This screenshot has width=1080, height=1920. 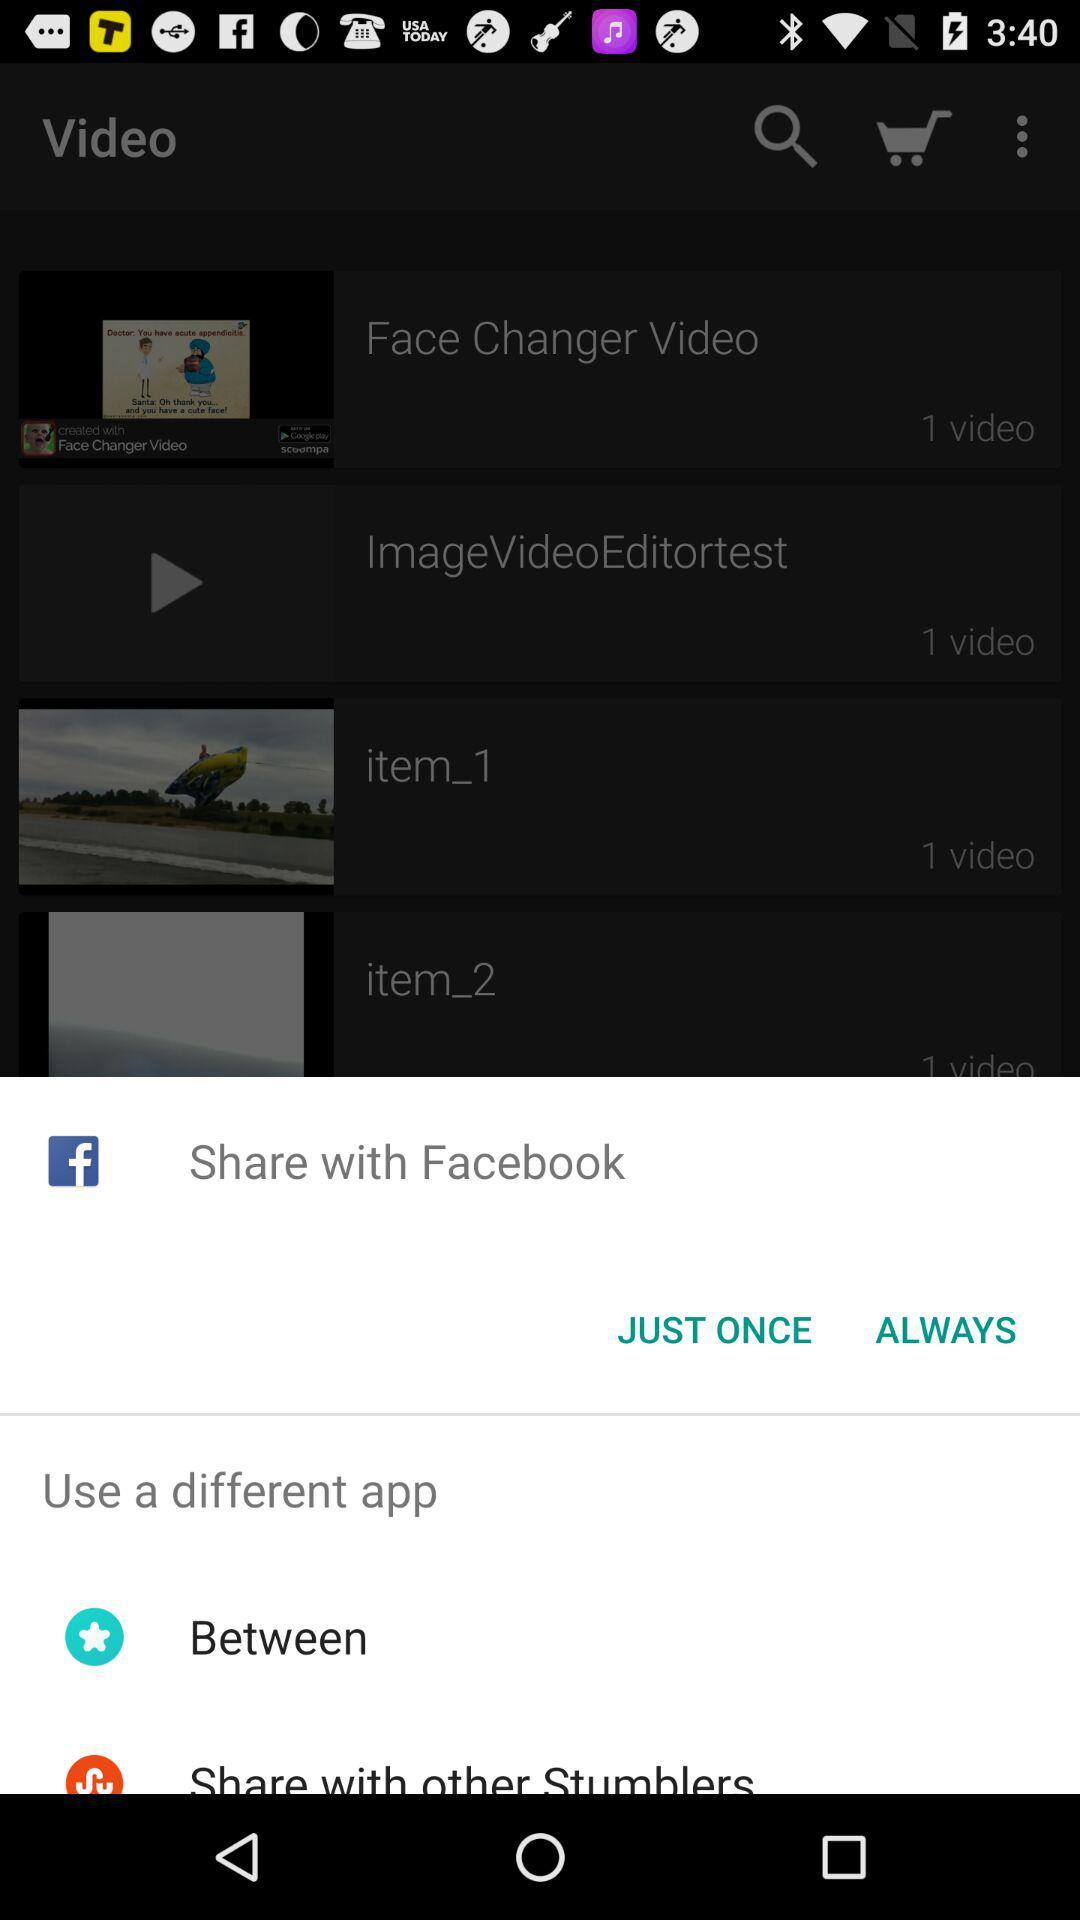 What do you see at coordinates (945, 1329) in the screenshot?
I see `item to the right of the just once icon` at bounding box center [945, 1329].